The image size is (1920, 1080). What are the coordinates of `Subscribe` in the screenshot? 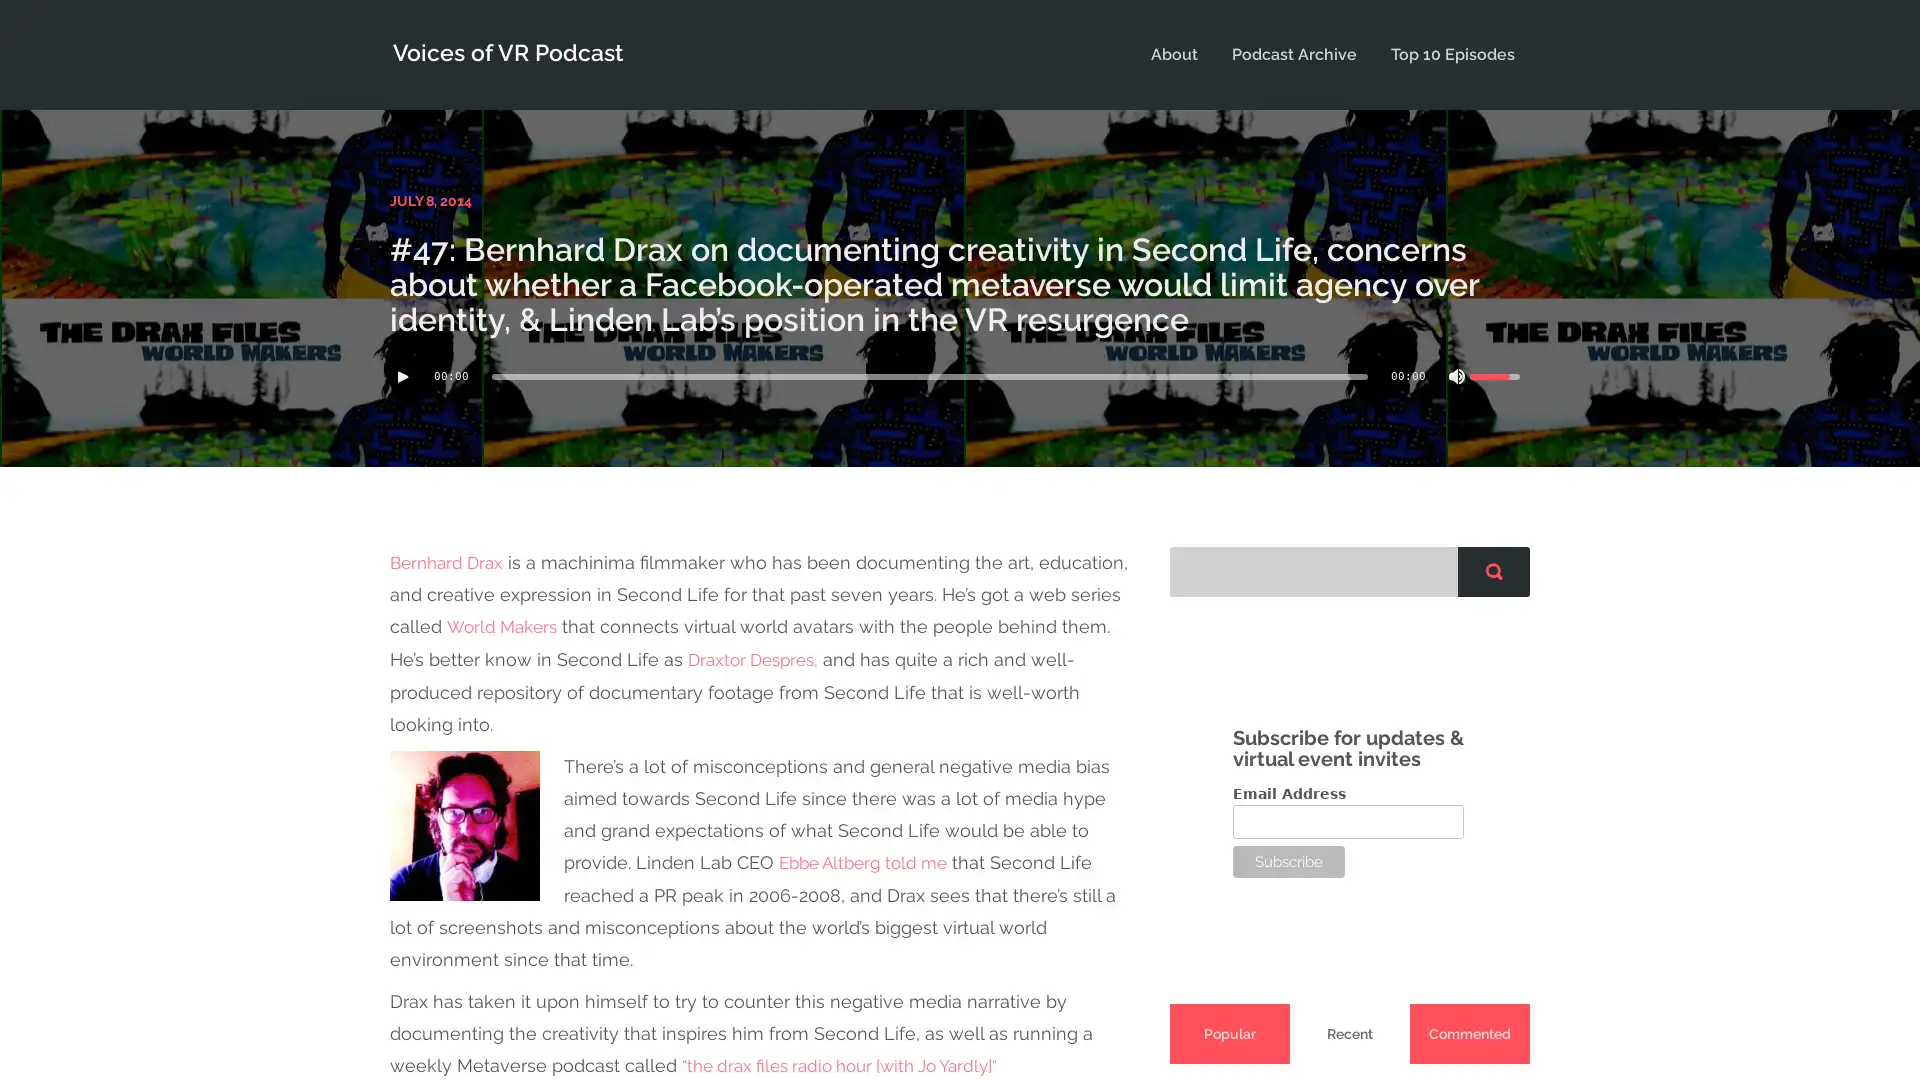 It's located at (1289, 860).